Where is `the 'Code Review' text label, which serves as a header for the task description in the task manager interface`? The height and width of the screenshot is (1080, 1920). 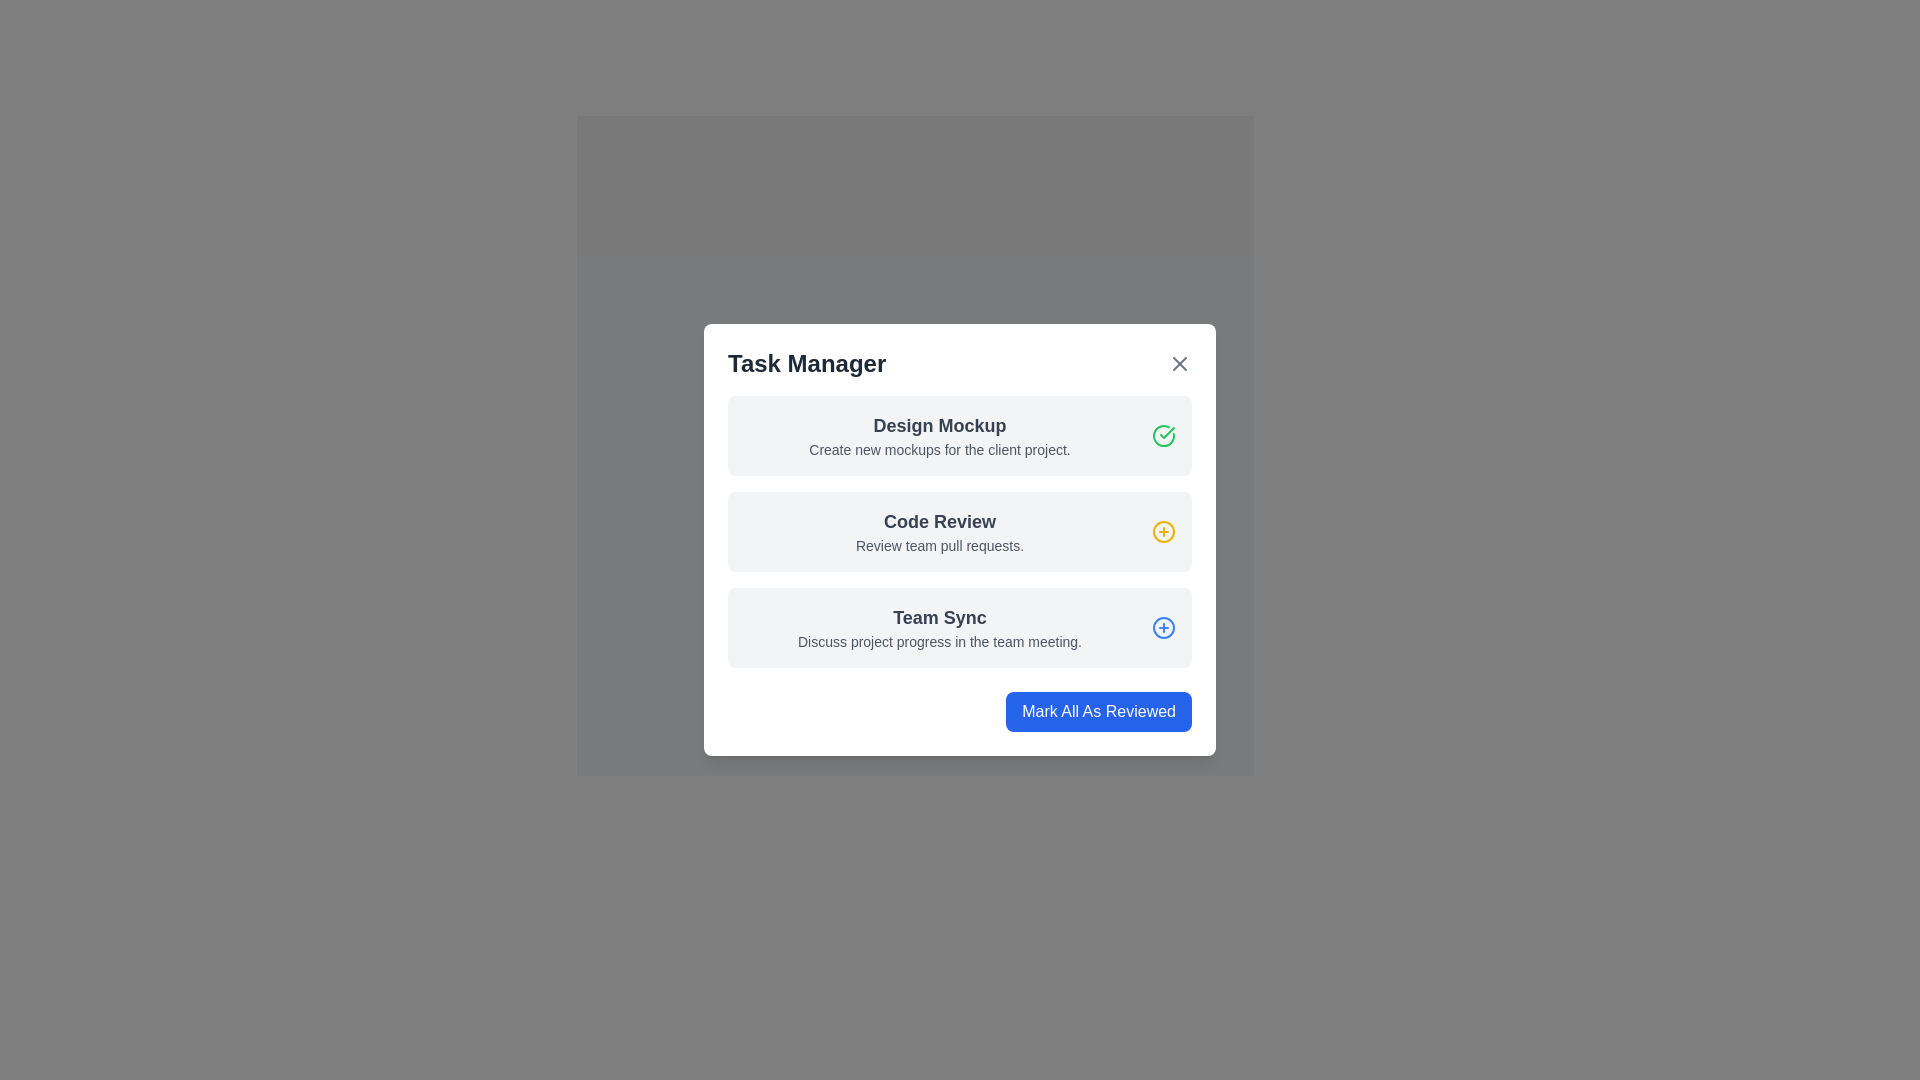
the 'Code Review' text label, which serves as a header for the task description in the task manager interface is located at coordinates (939, 520).